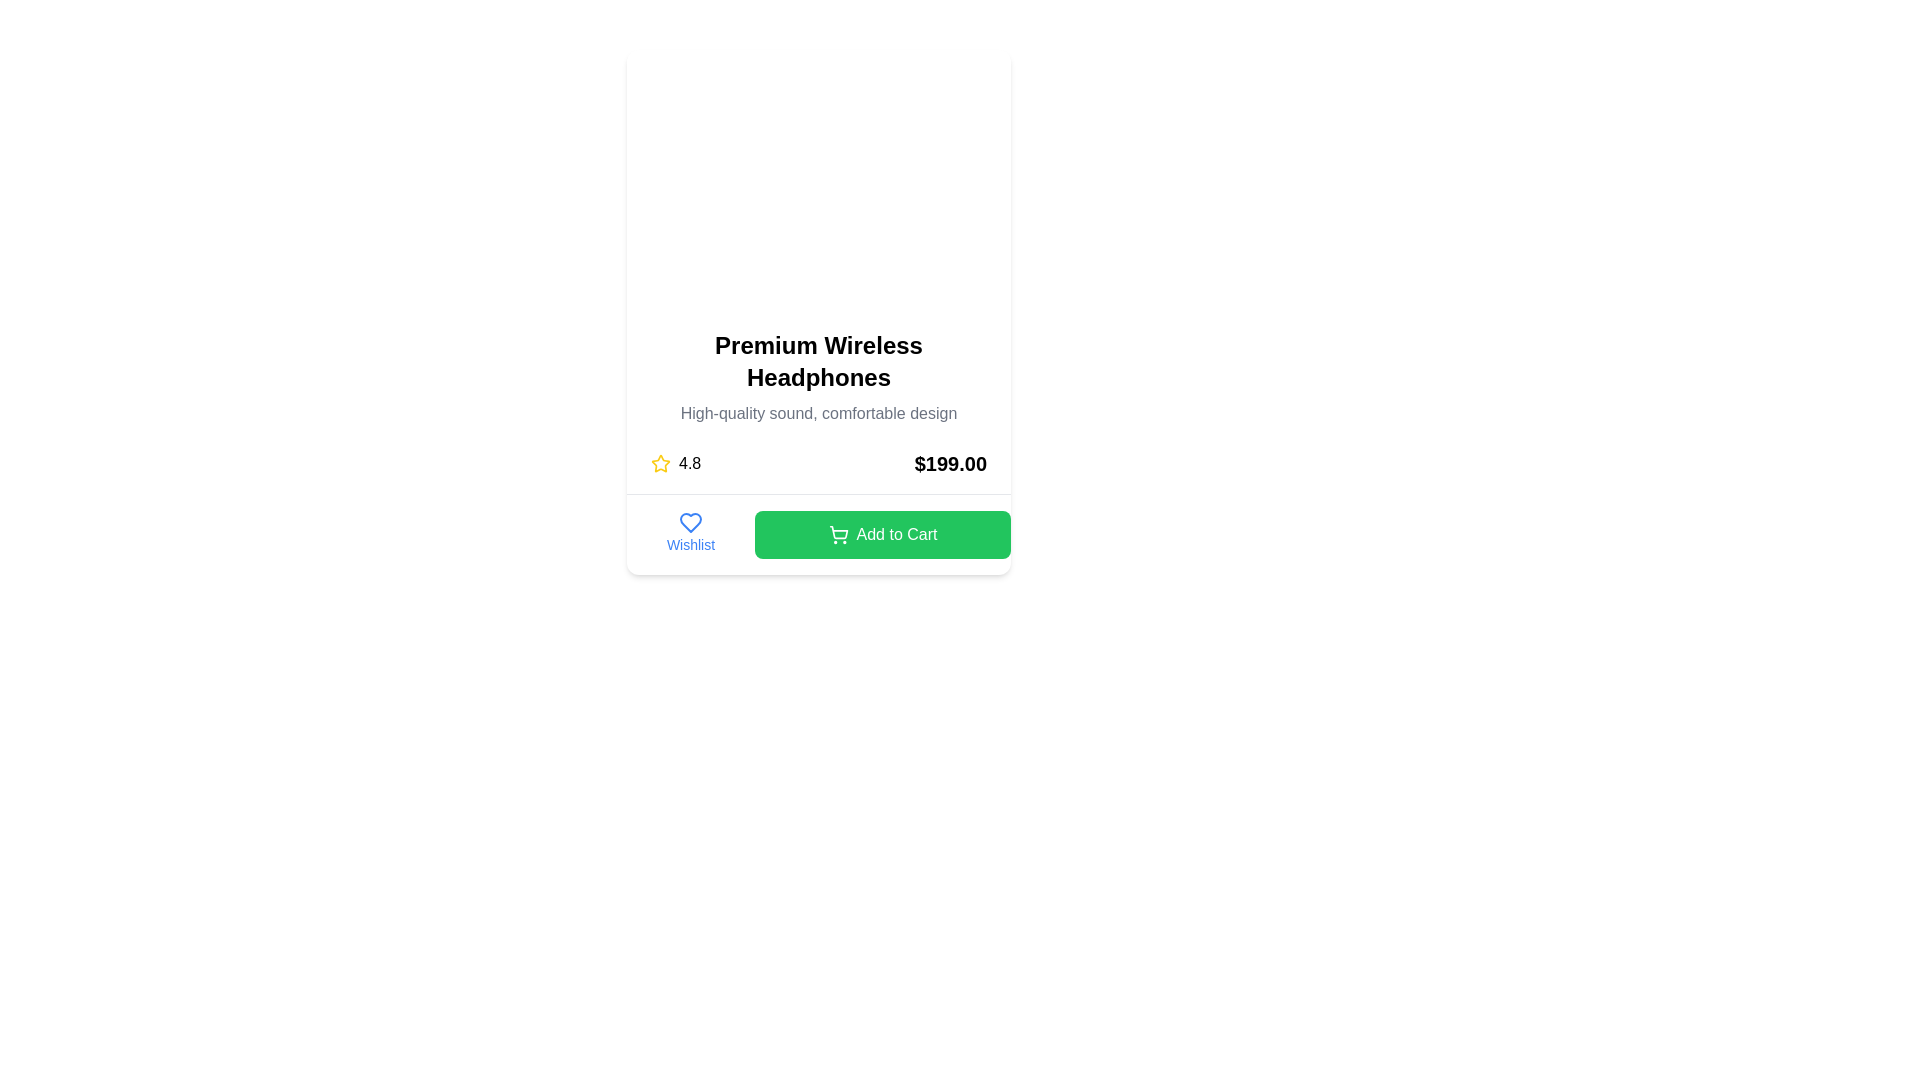 The height and width of the screenshot is (1080, 1920). I want to click on the text label containing the phrase 'High-quality sound, comfortable design', which is styled in gray font and located beneath the title 'Premium Wireless Headphones', so click(819, 412).